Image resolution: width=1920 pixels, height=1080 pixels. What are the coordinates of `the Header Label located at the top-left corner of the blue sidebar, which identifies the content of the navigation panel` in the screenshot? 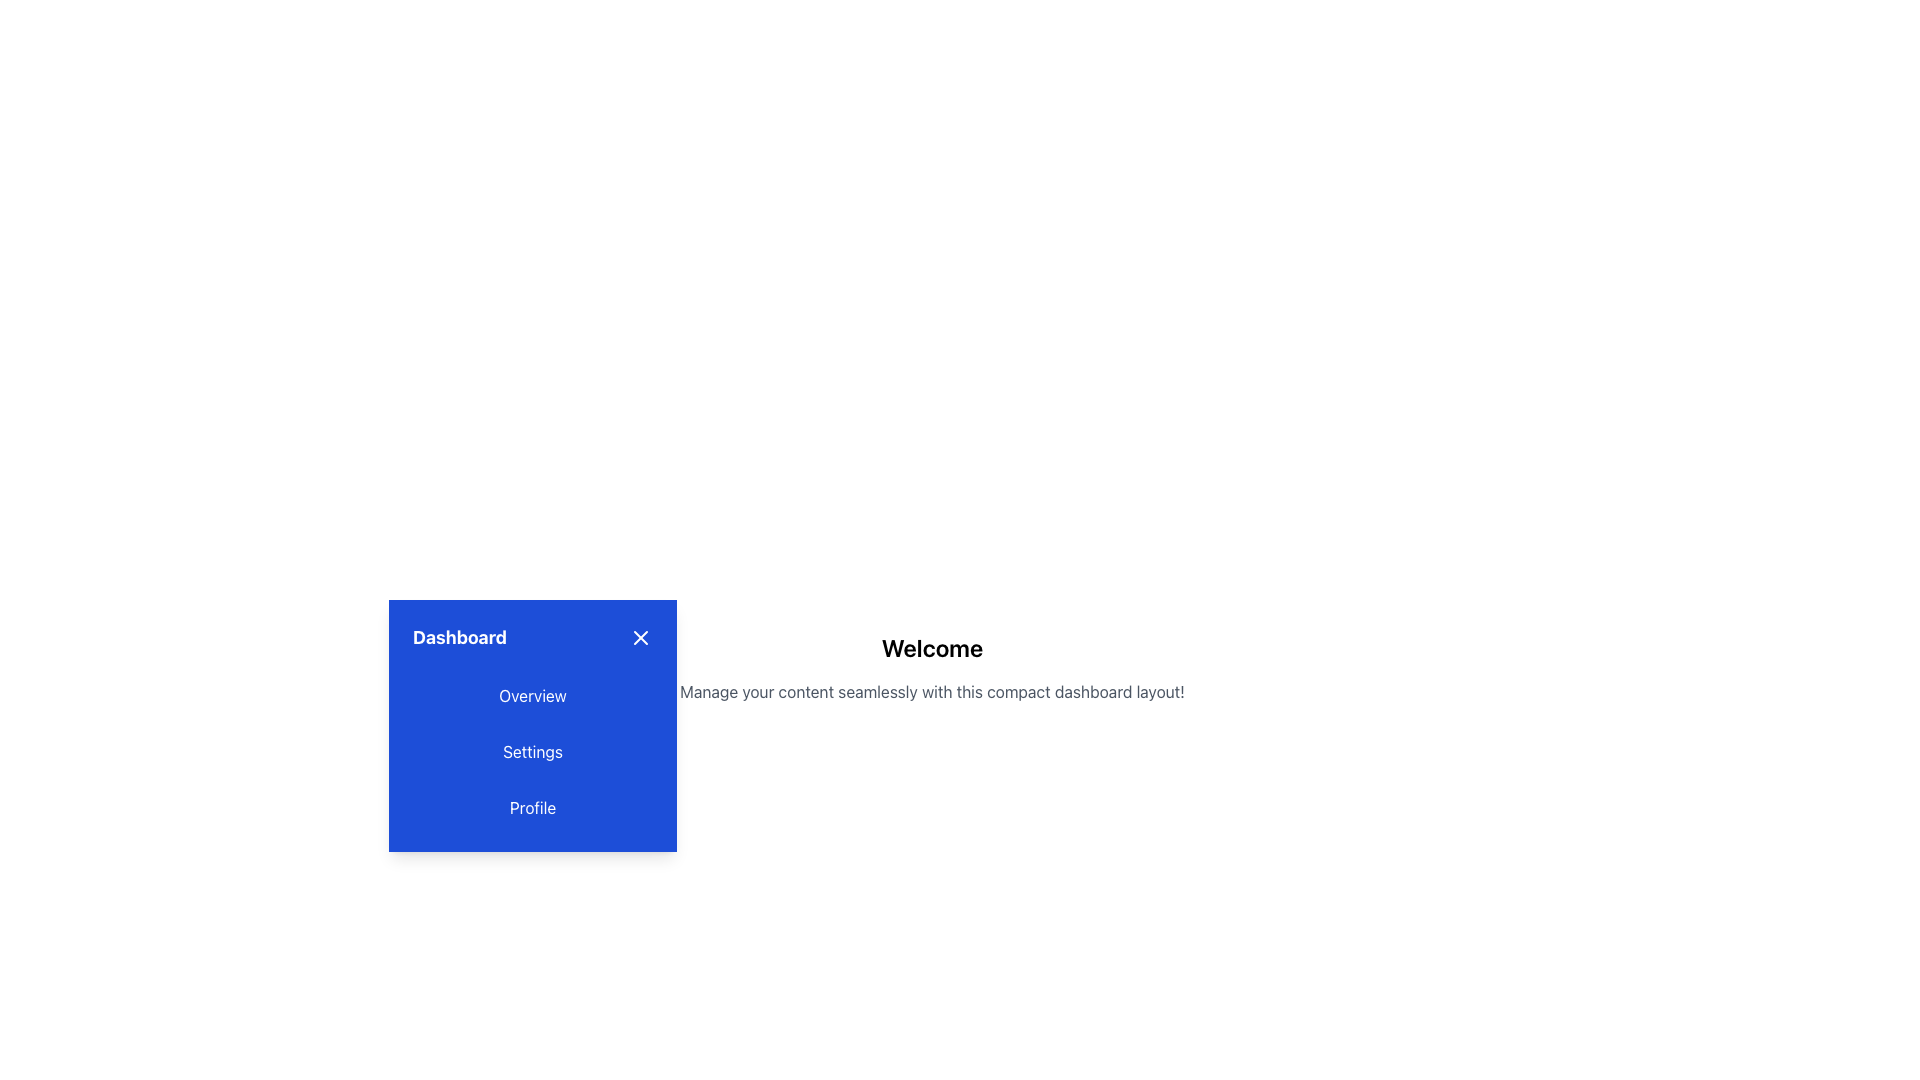 It's located at (459, 637).